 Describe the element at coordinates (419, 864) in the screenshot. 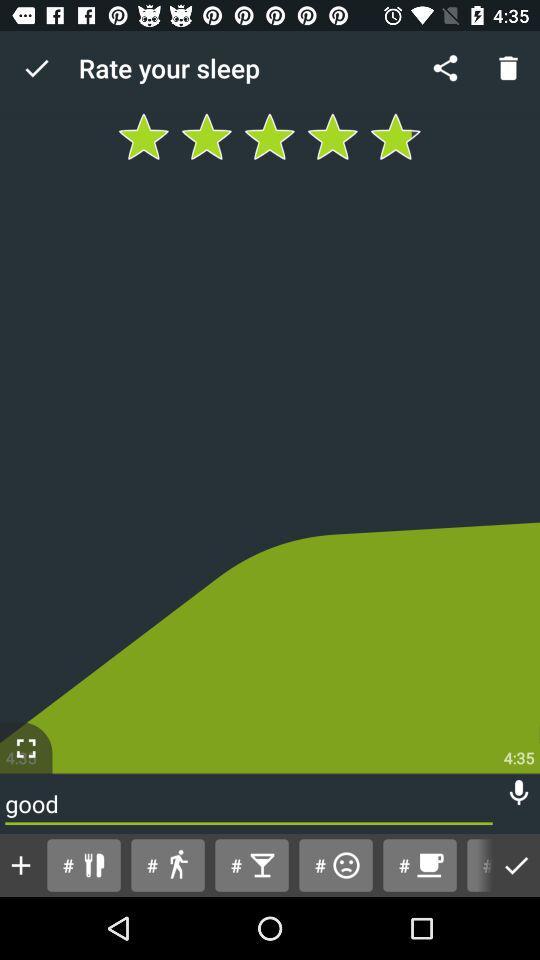

I see `#` at that location.